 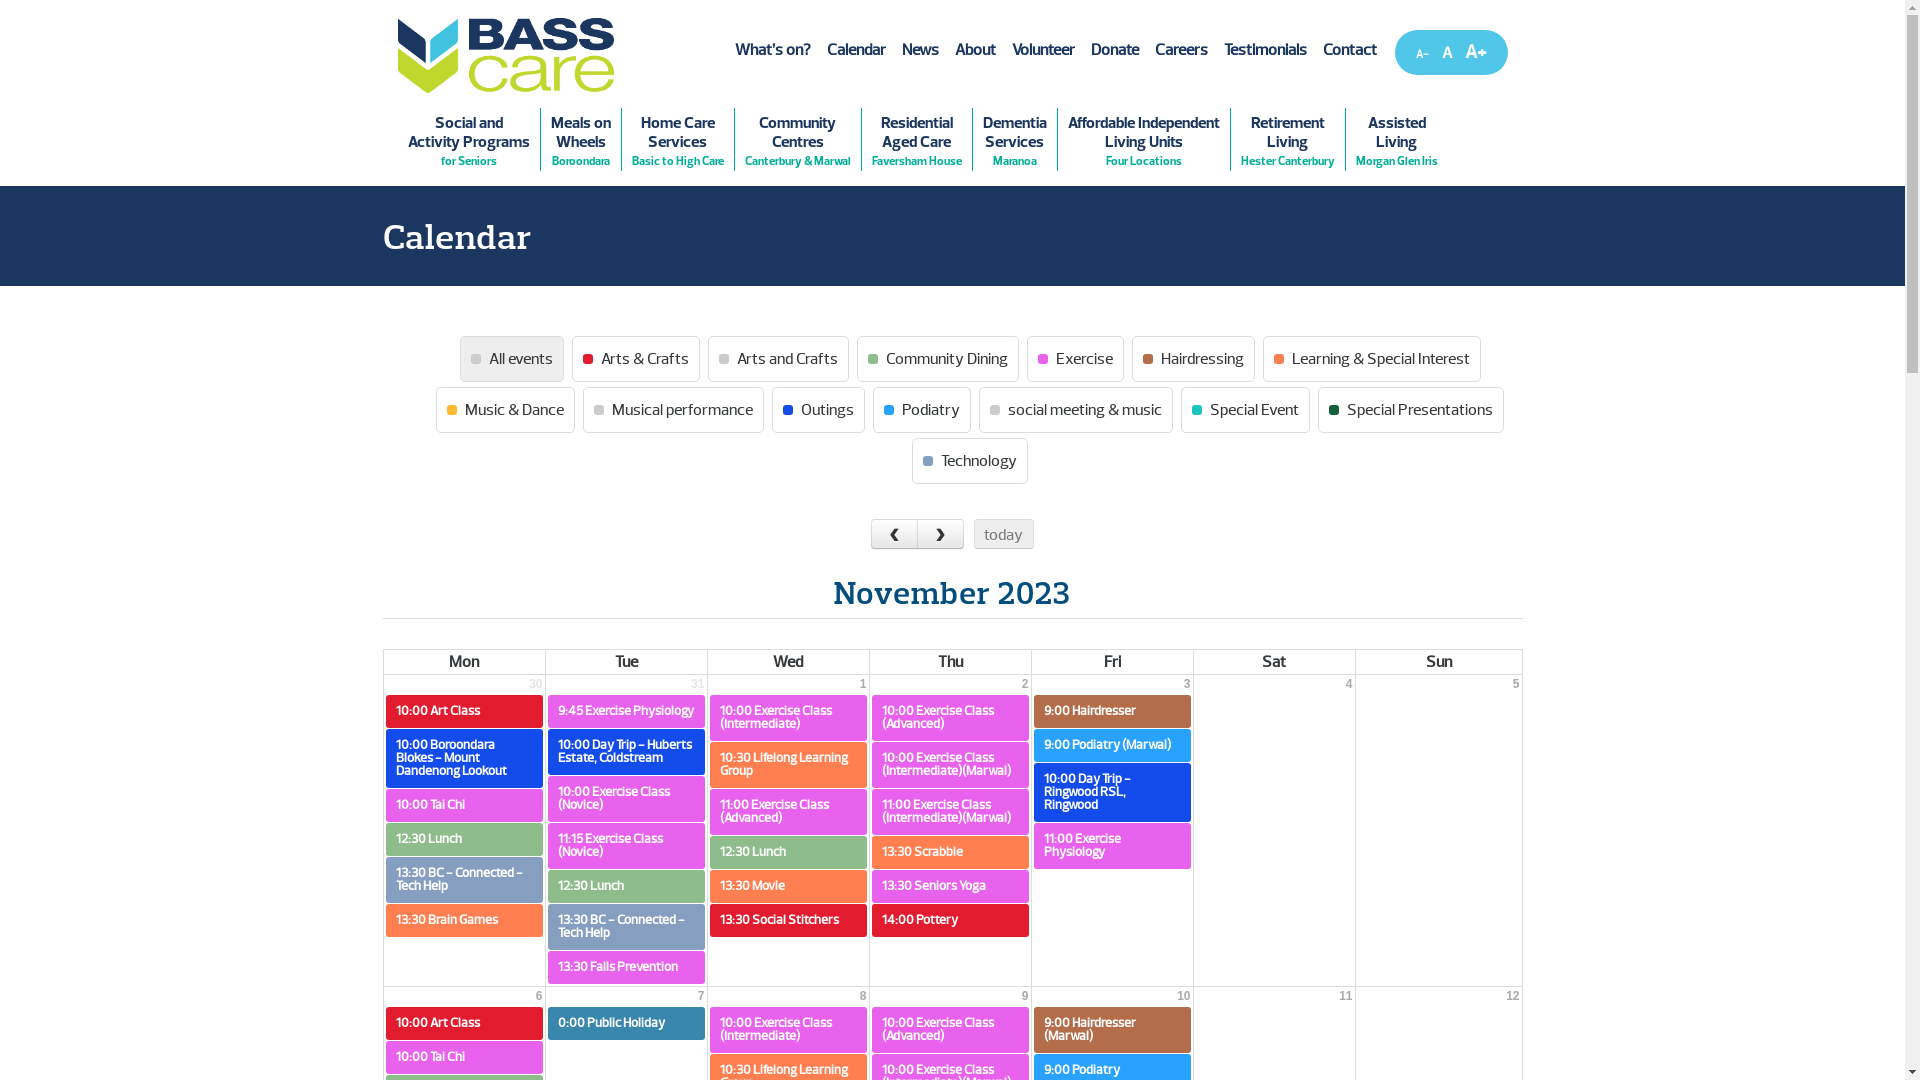 What do you see at coordinates (872, 852) in the screenshot?
I see `'13:30 Scrabble` at bounding box center [872, 852].